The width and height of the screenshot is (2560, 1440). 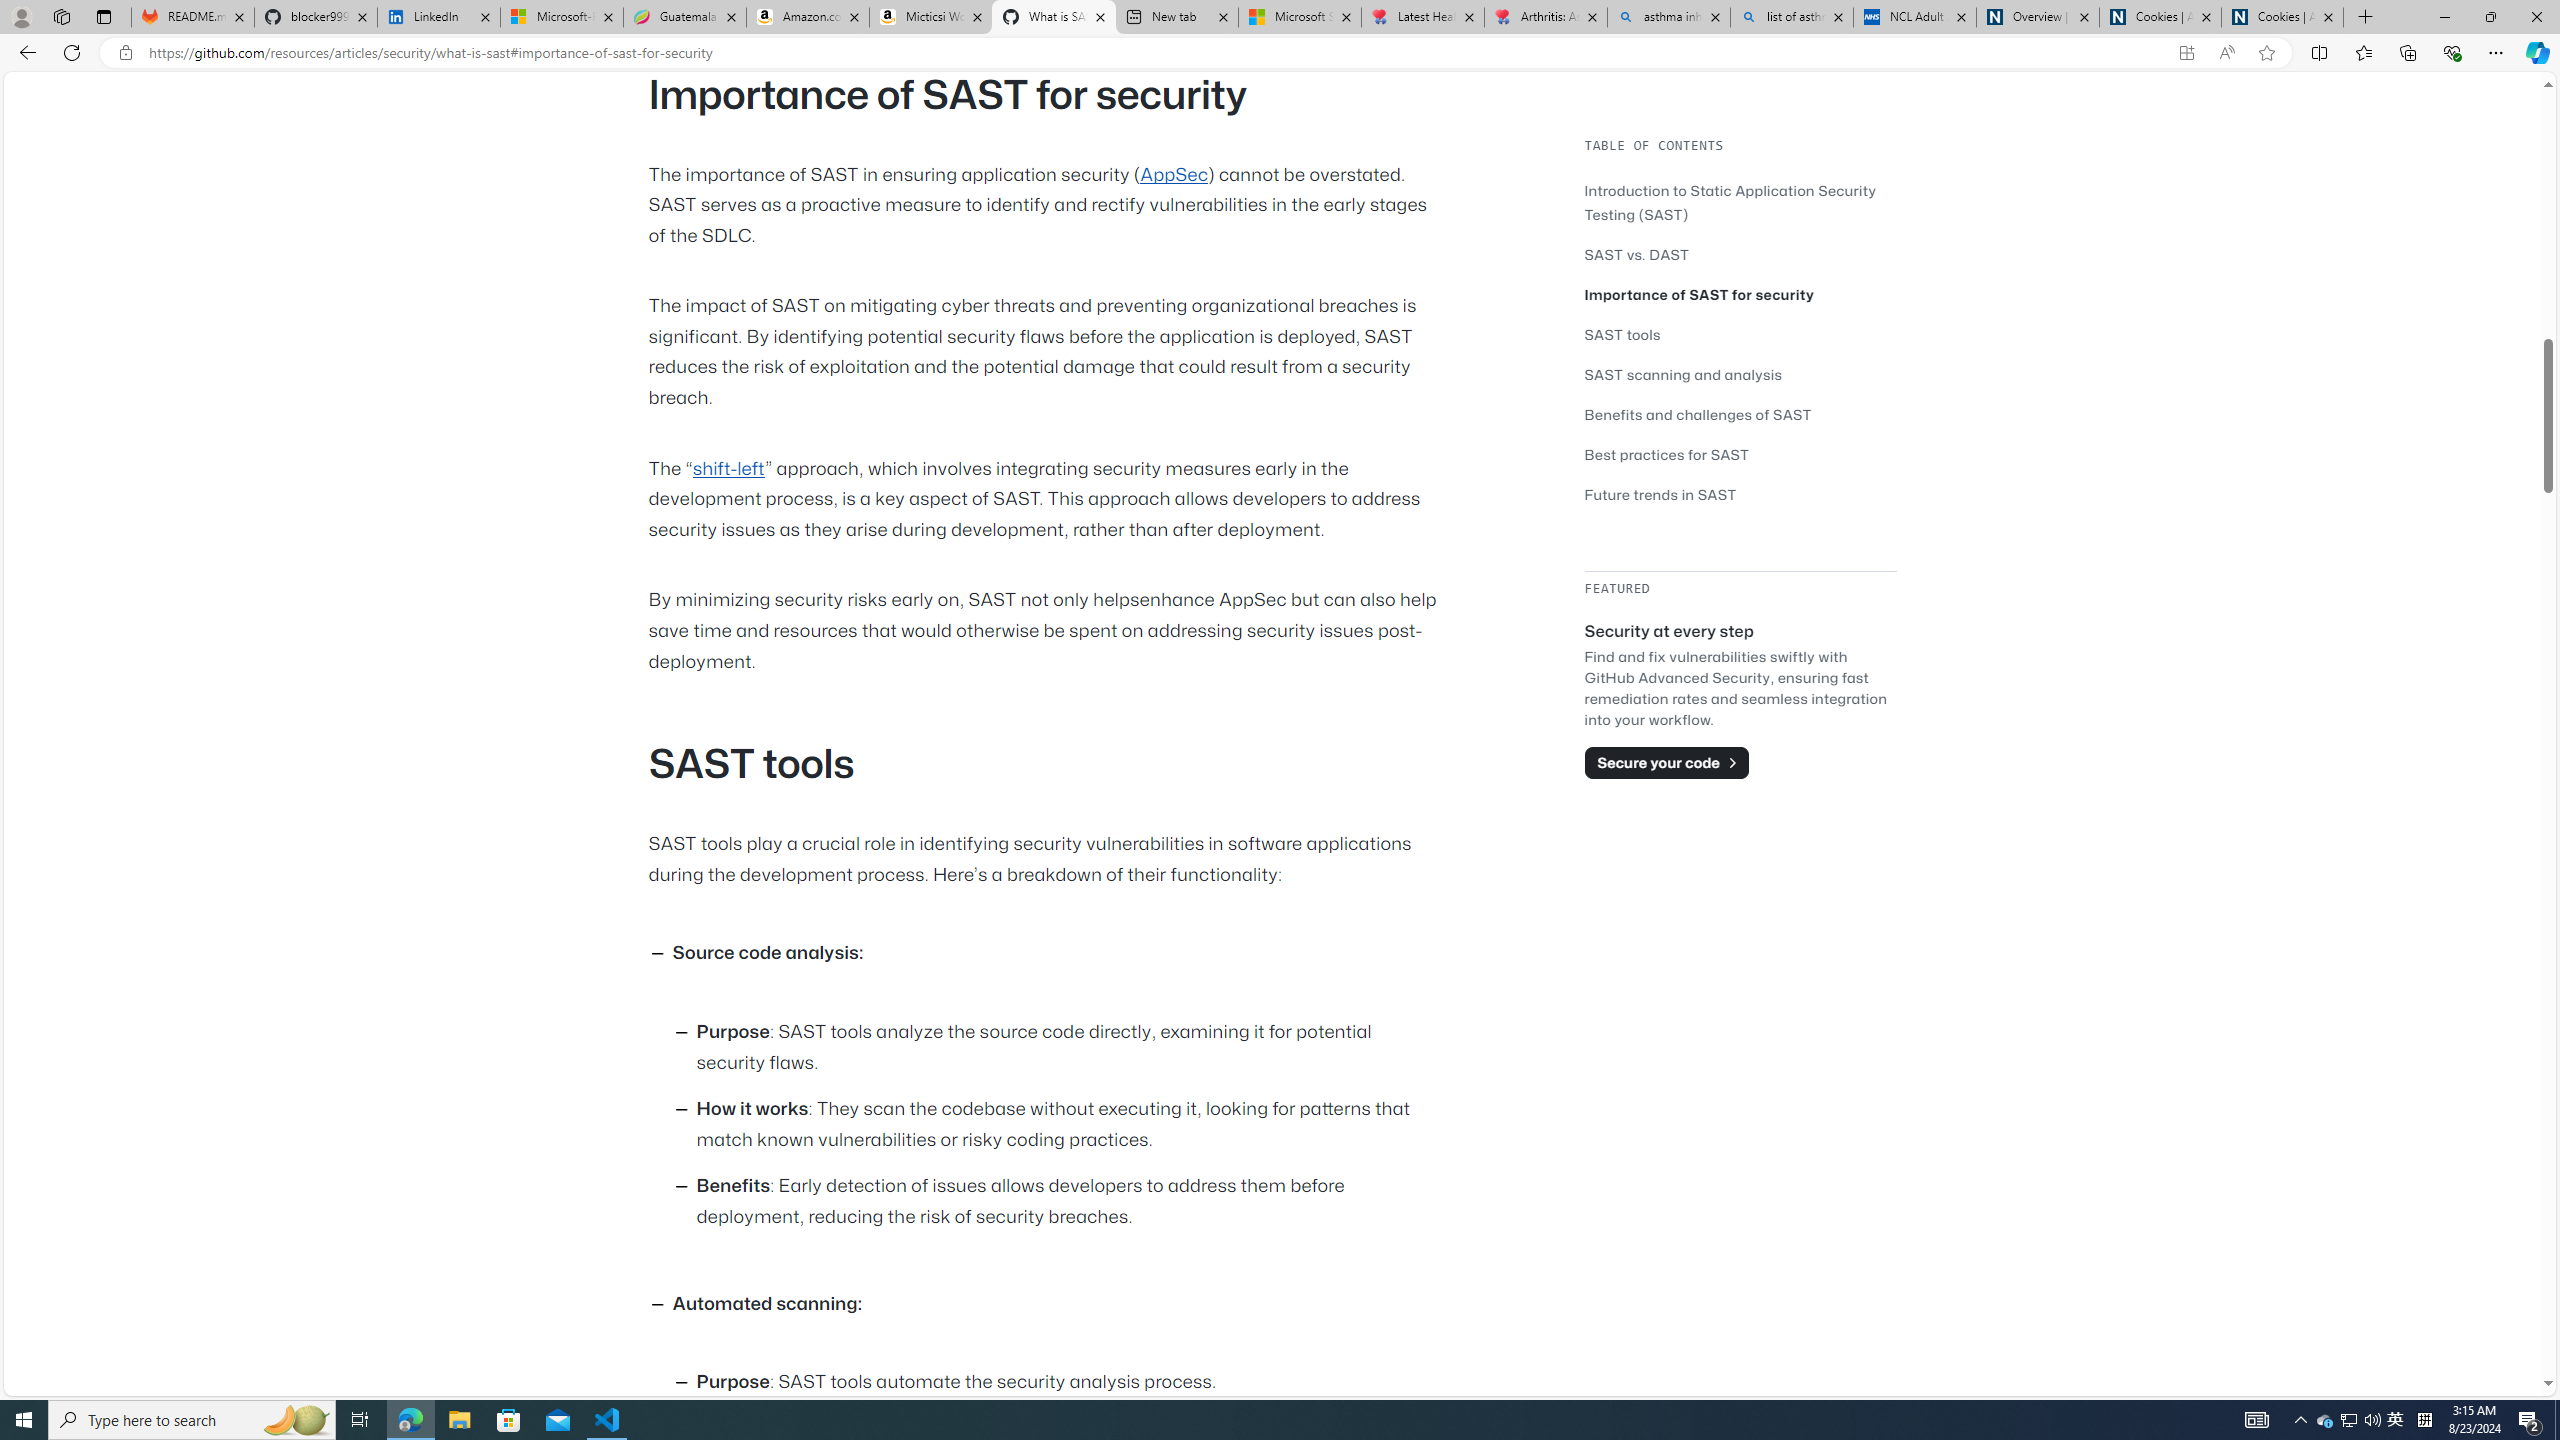 What do you see at coordinates (1740, 253) in the screenshot?
I see `'SAST vs. DAST'` at bounding box center [1740, 253].